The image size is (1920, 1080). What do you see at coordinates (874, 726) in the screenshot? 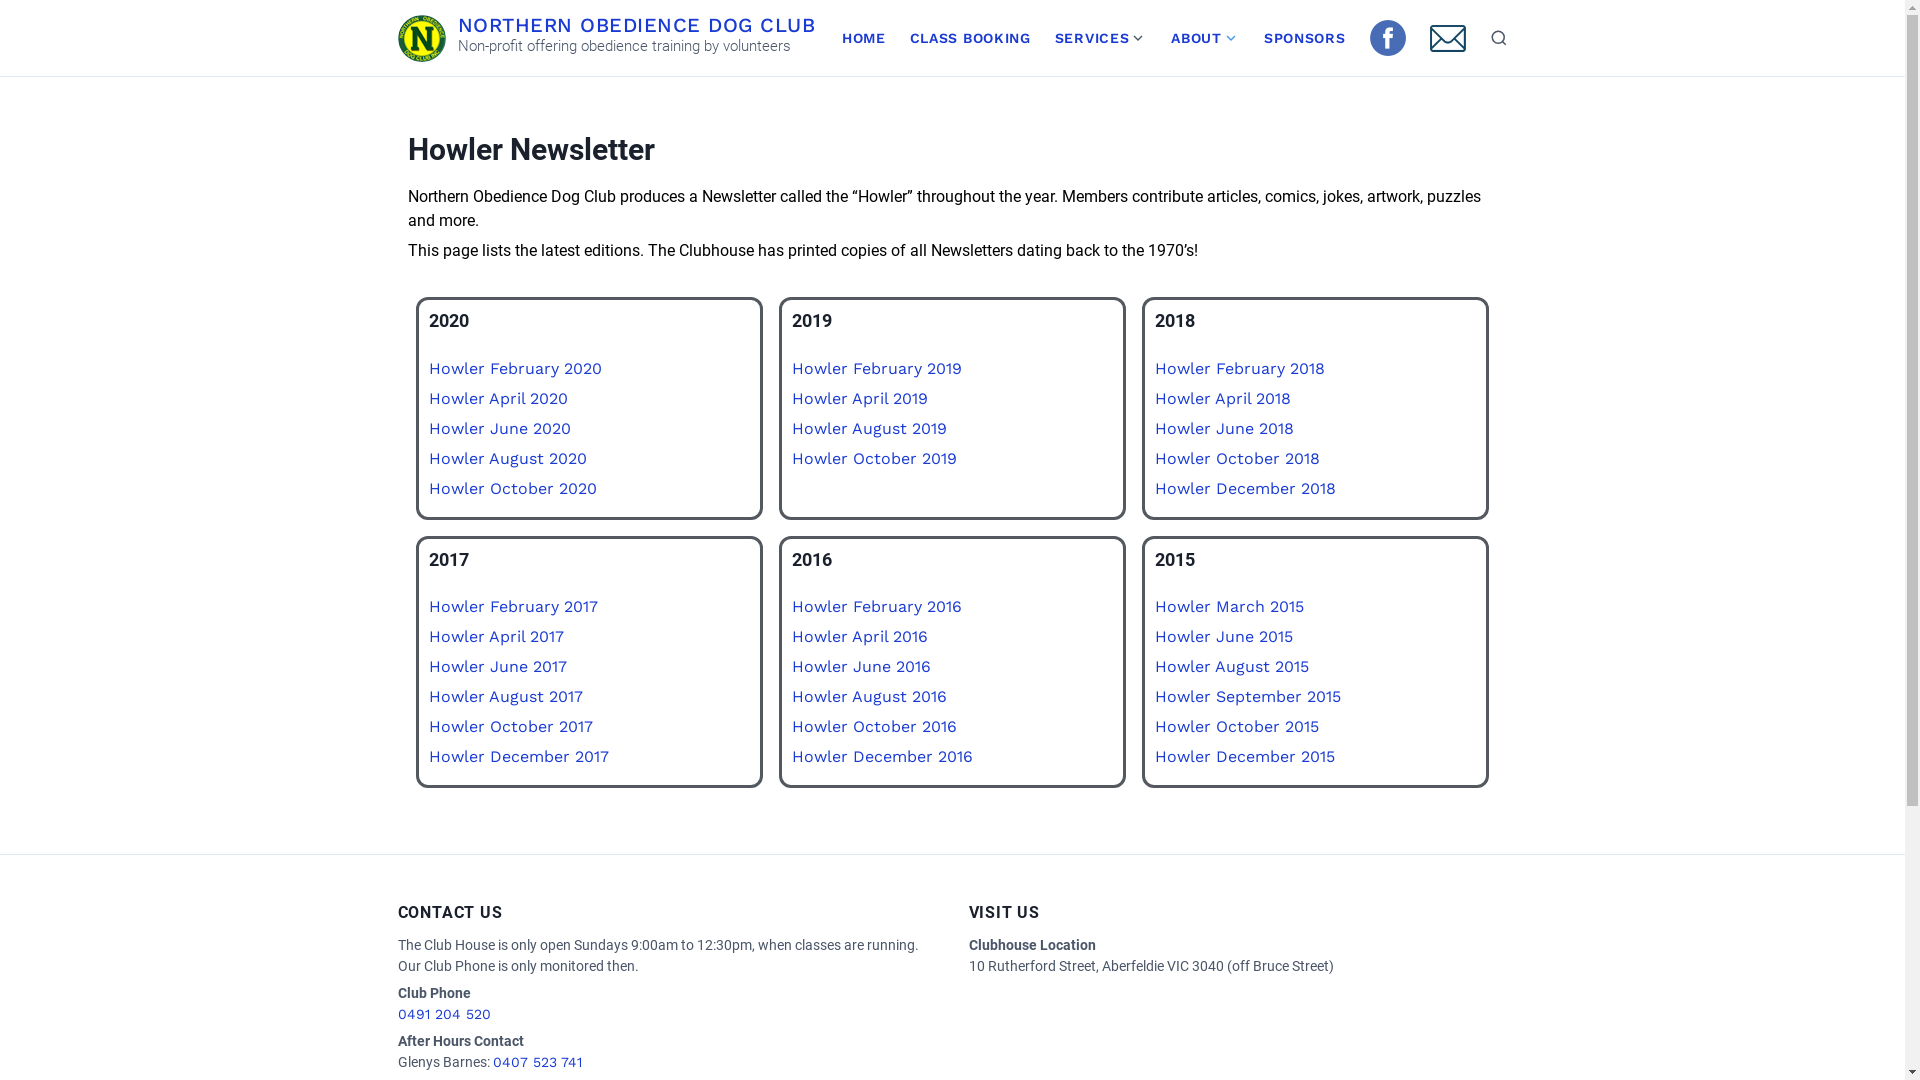
I see `'Howler October 2016'` at bounding box center [874, 726].